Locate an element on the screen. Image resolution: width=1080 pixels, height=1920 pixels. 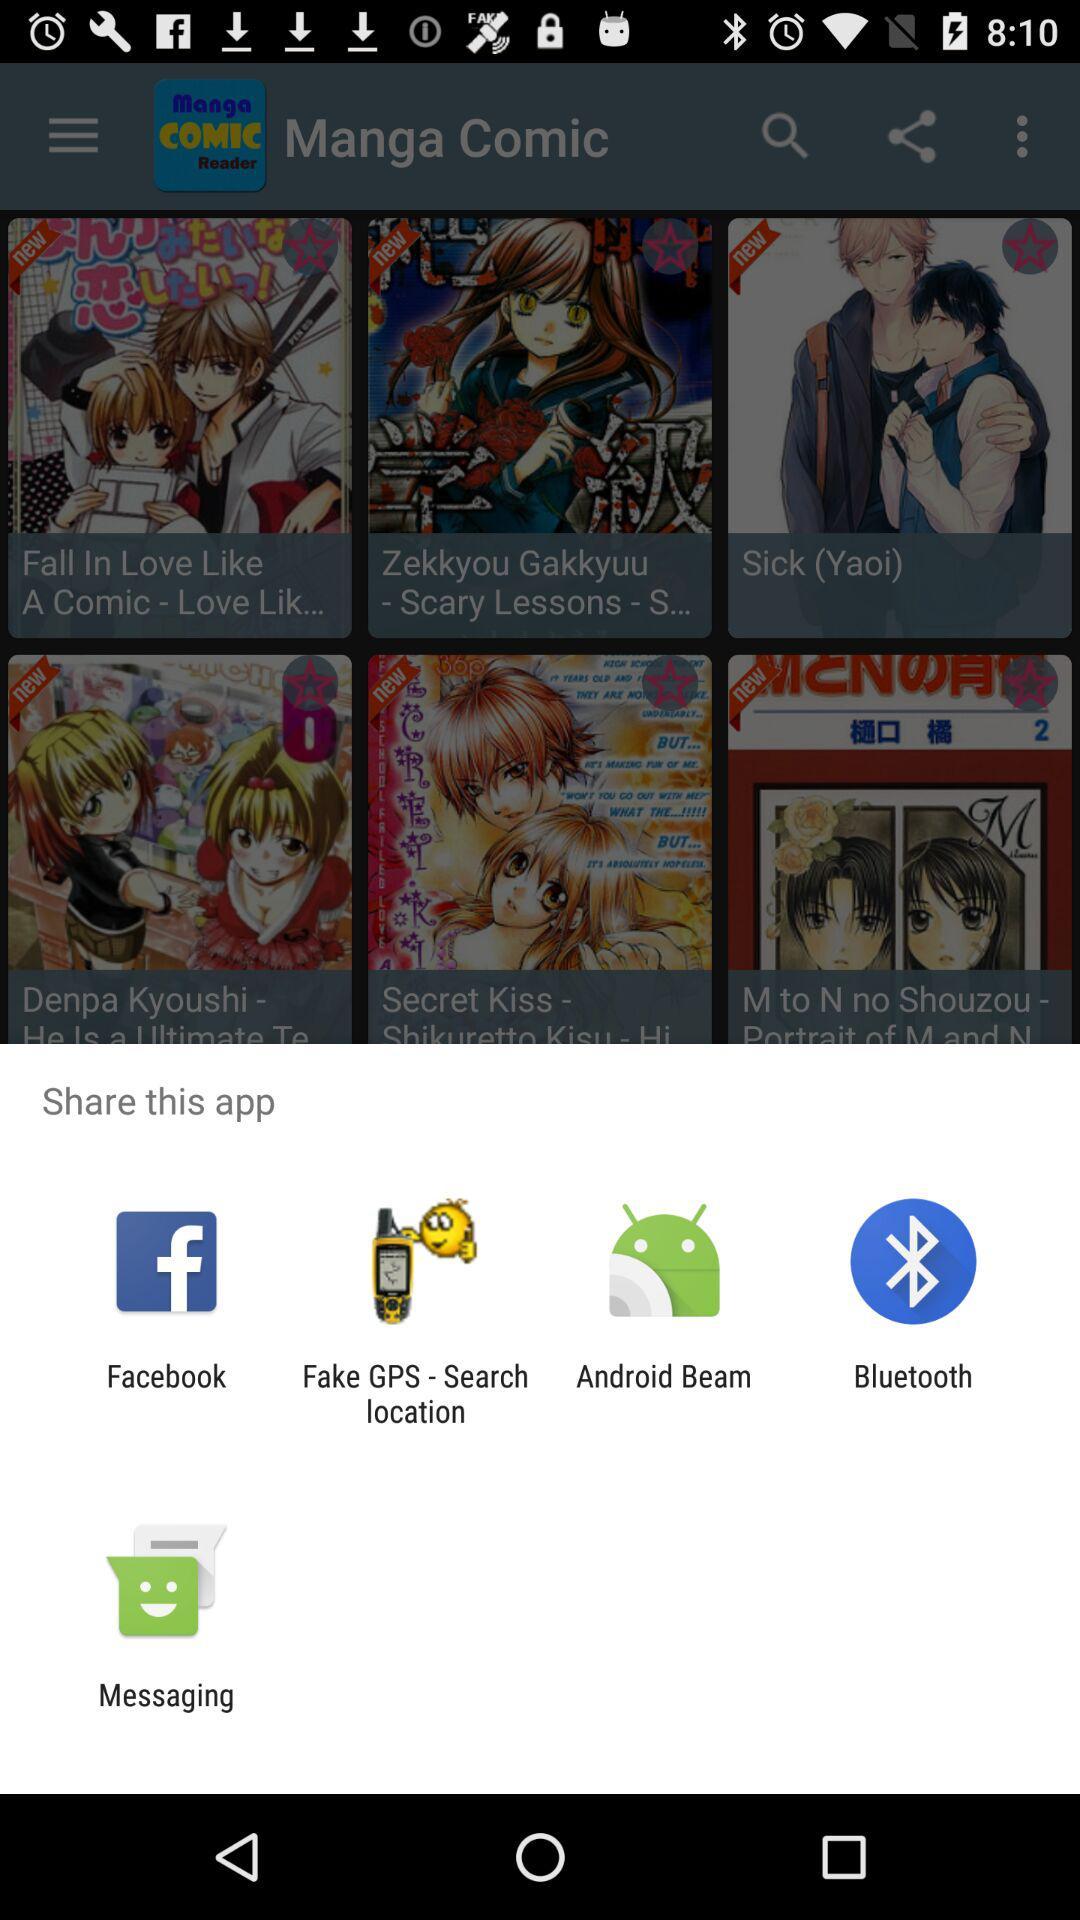
the icon next to the android beam app is located at coordinates (913, 1392).